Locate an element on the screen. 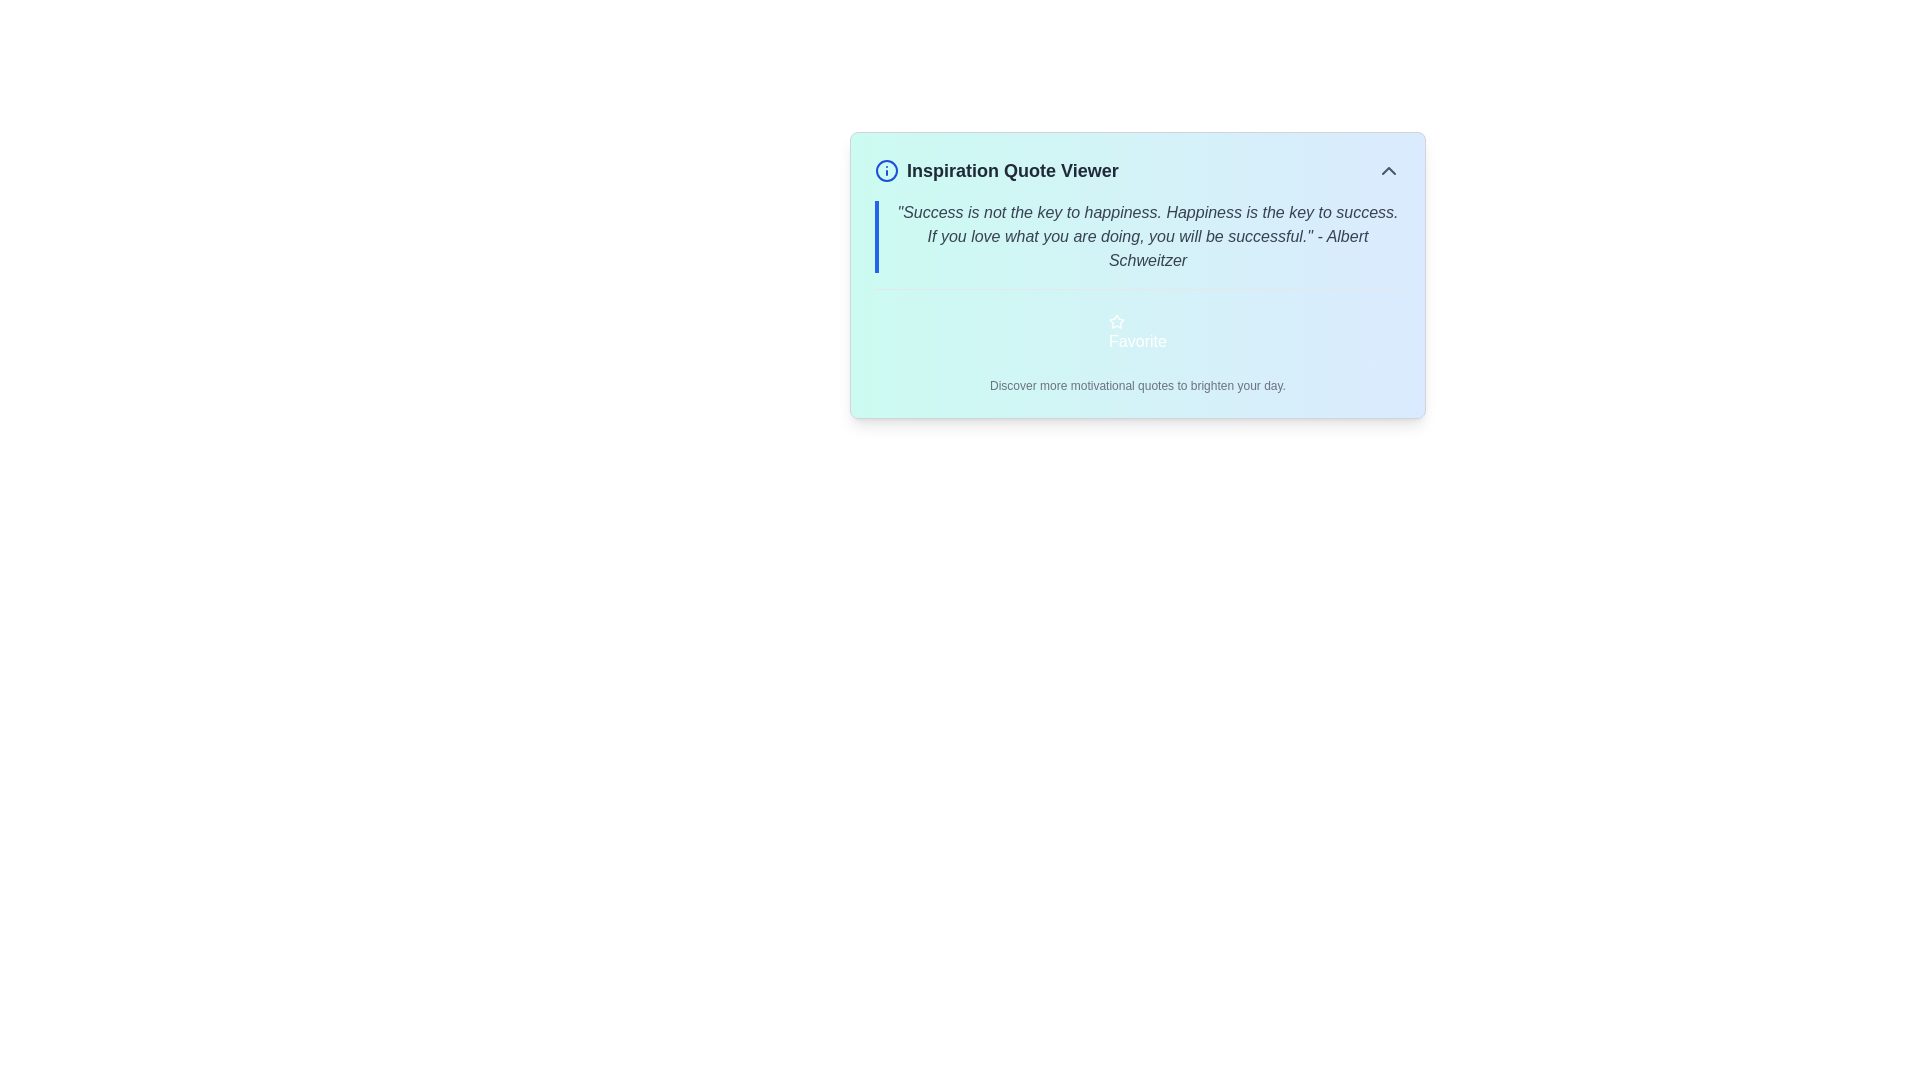  text from the heading labeled 'Inspiration Quote Viewer', which is displayed in bold, dark text and located beside a circular blue icon with an 'info' symbol is located at coordinates (996, 169).